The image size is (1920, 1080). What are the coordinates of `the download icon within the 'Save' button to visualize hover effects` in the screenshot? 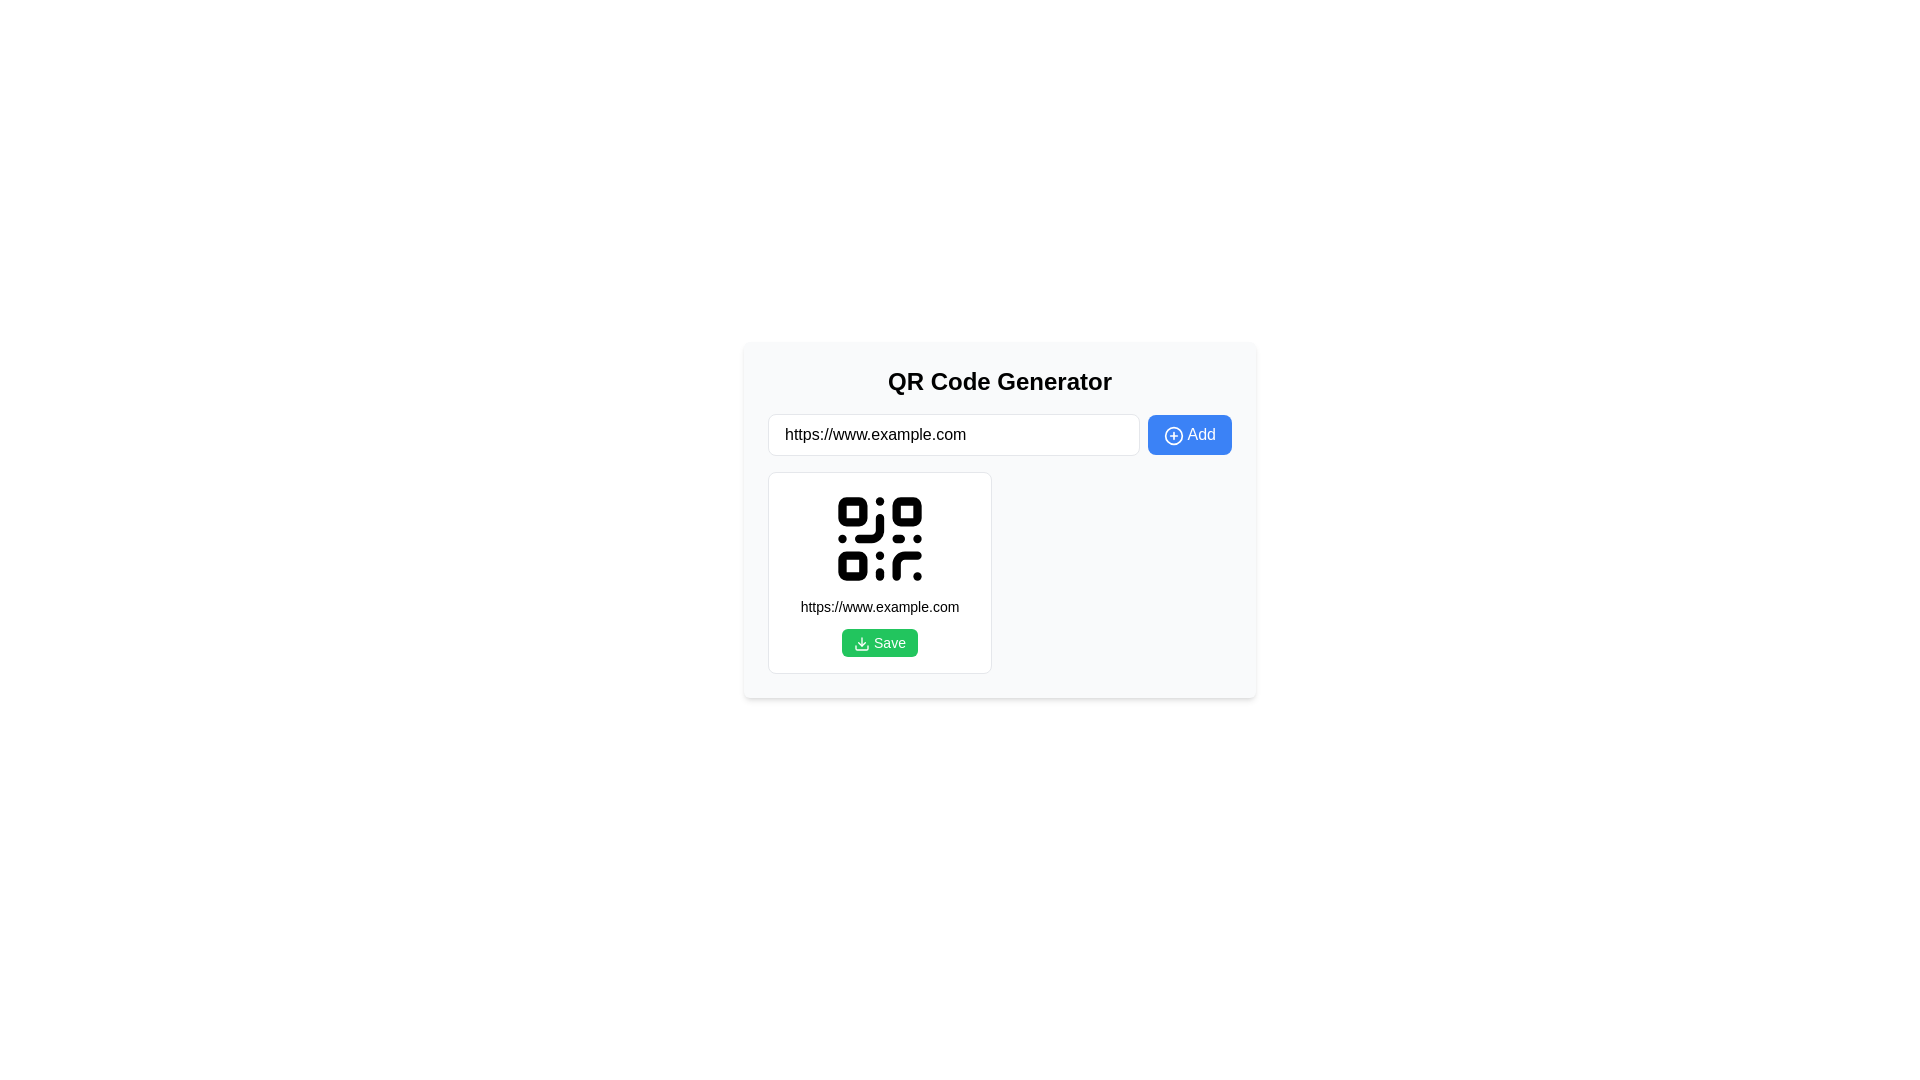 It's located at (862, 644).